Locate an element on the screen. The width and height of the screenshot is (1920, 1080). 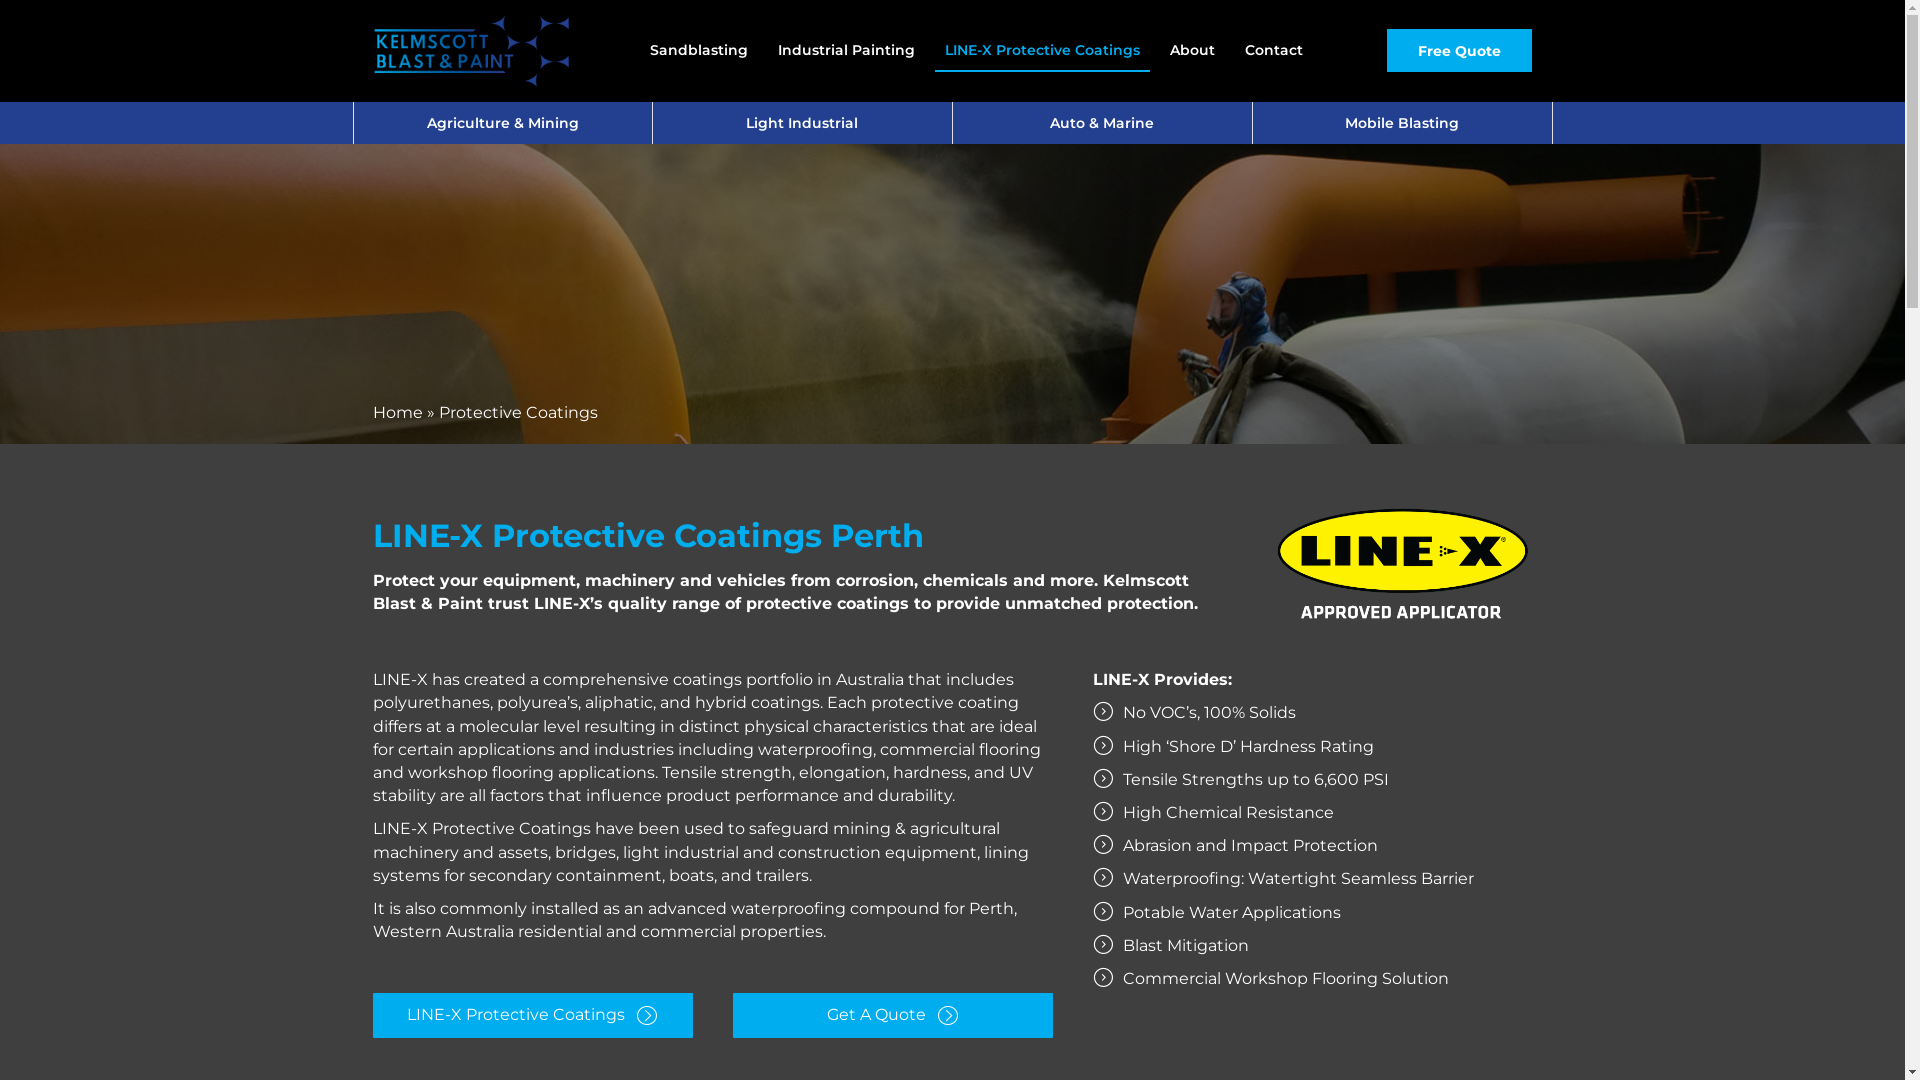
'Get A Quote' is located at coordinates (891, 1015).